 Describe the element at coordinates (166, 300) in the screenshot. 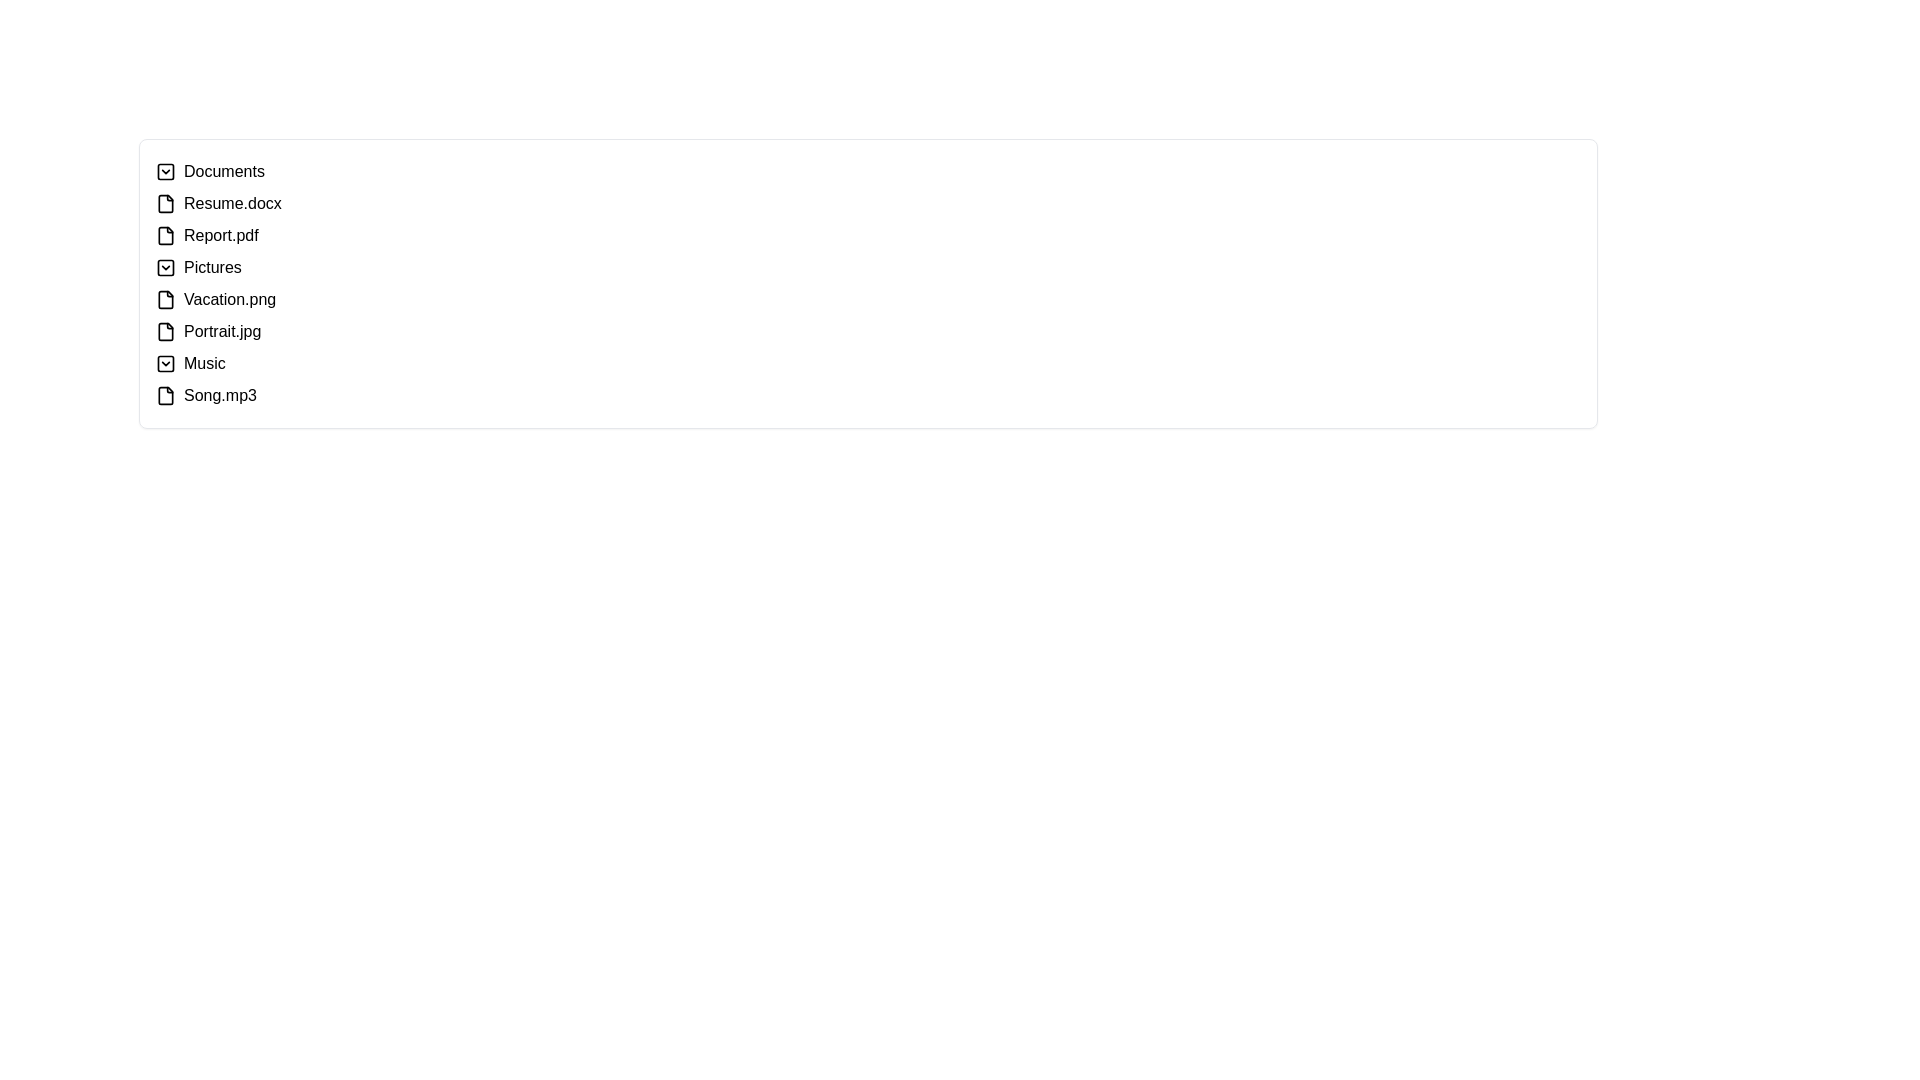

I see `the icon representing the file type for 'Vacation.png', which is located to the left of the text label in the file list` at that location.